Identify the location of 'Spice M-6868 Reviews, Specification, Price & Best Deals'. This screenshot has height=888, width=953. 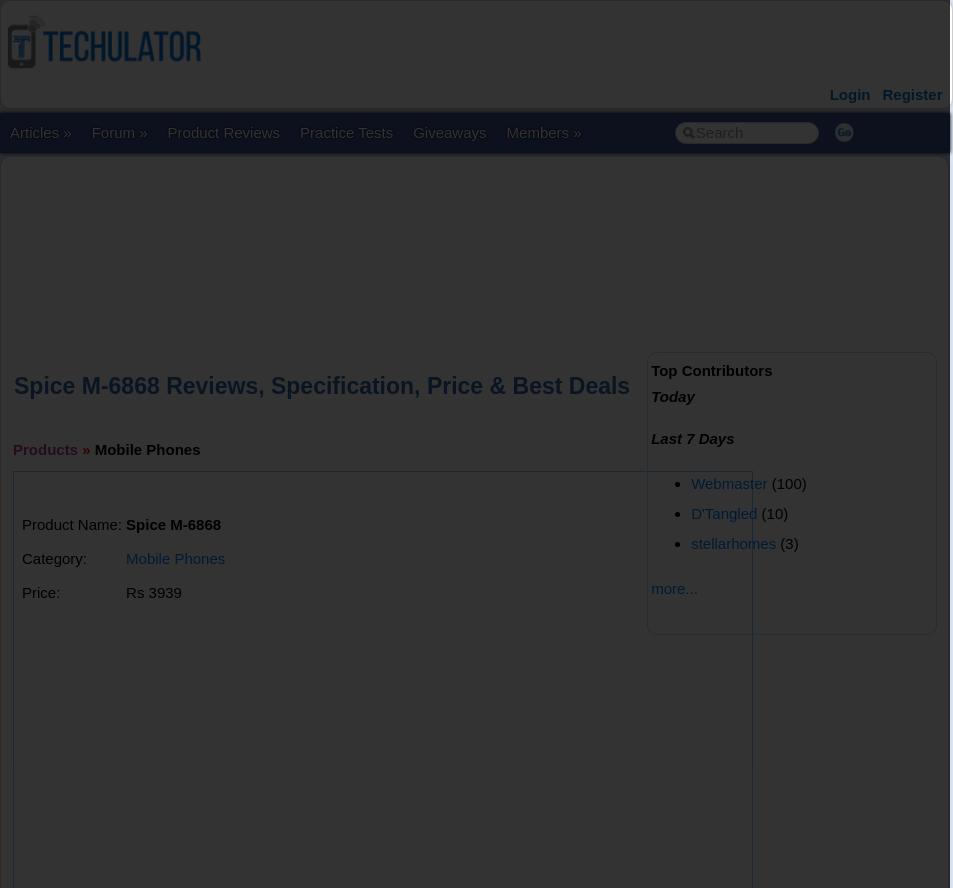
(321, 386).